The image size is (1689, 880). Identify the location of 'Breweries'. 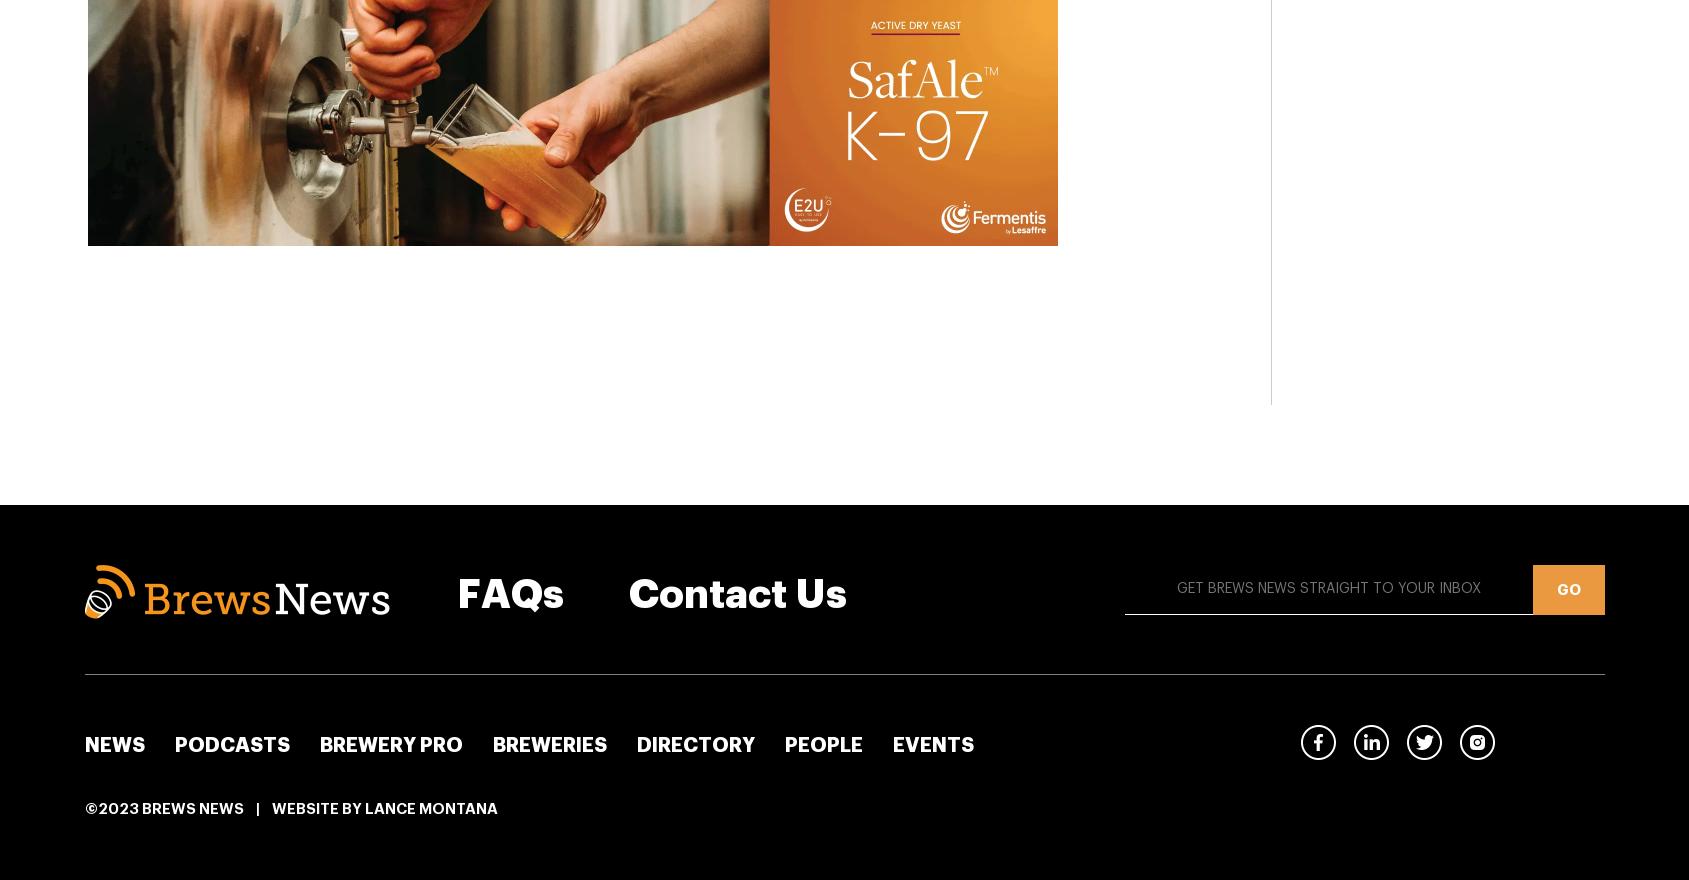
(492, 744).